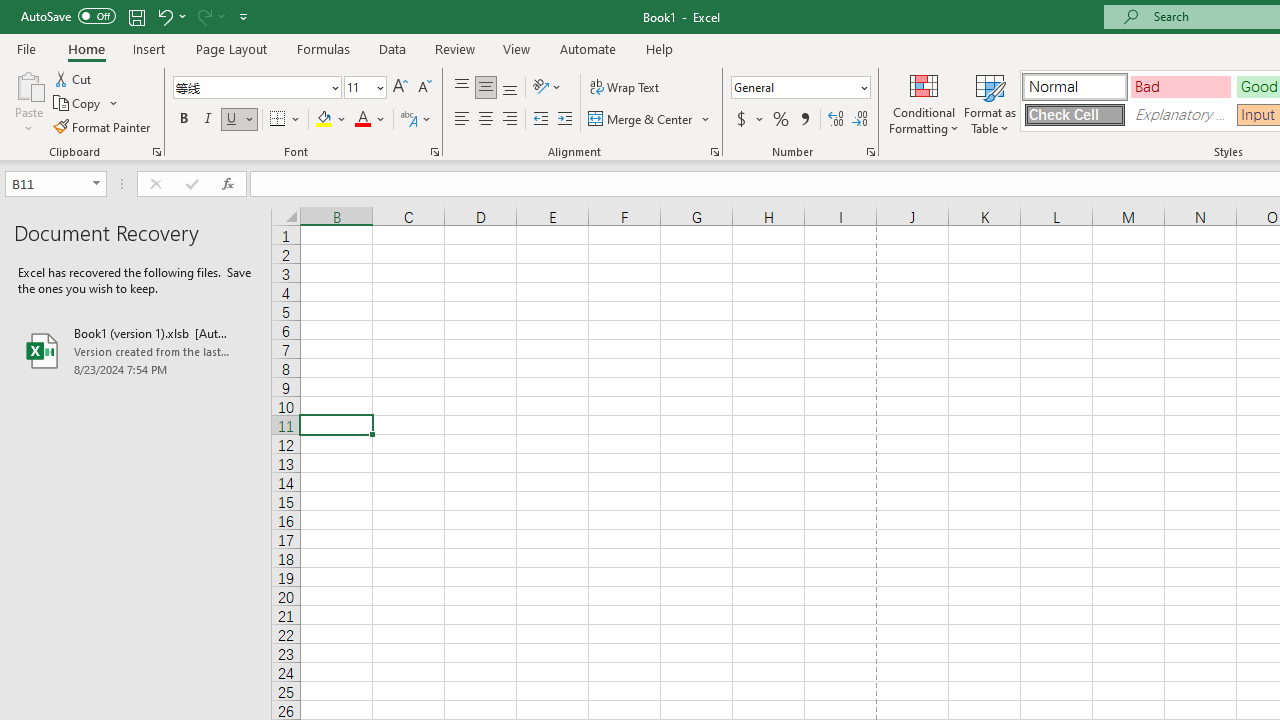 This screenshot has height=720, width=1280. I want to click on 'Comma Style', so click(805, 119).